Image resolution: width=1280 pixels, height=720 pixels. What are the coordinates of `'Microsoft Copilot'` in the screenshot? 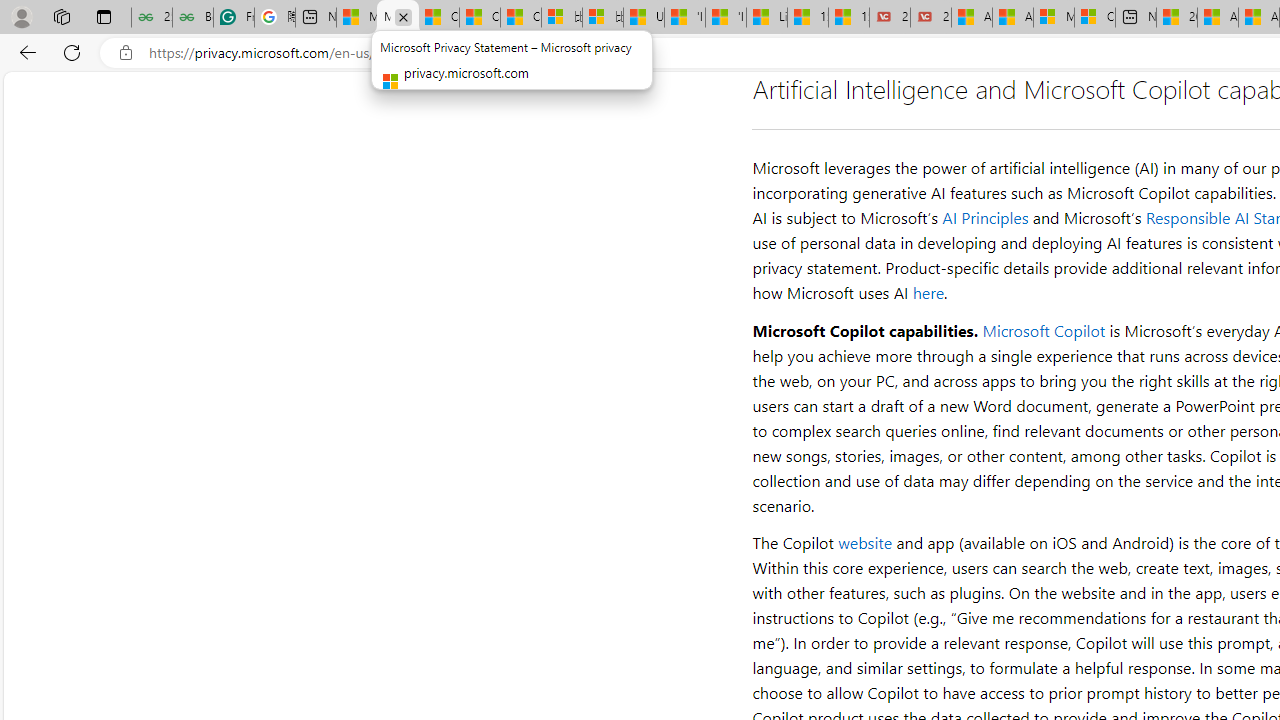 It's located at (1042, 329).